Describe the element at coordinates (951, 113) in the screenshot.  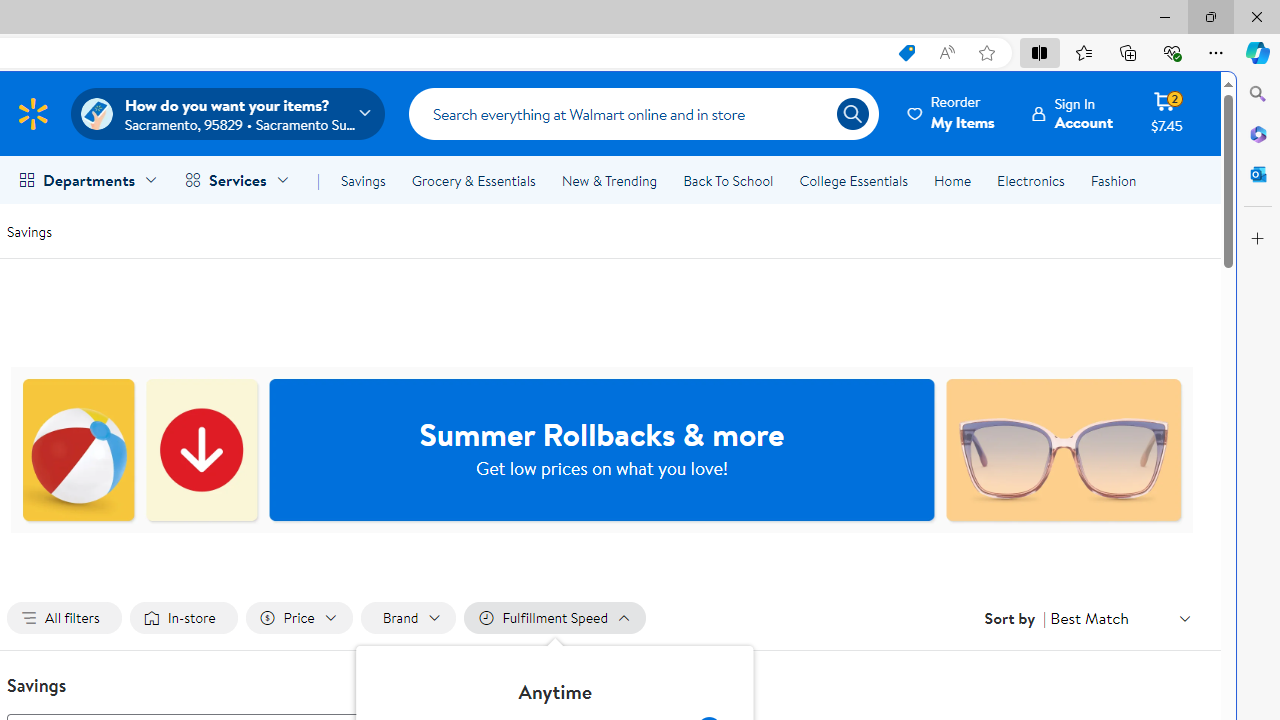
I see `'ReorderMy Items'` at that location.